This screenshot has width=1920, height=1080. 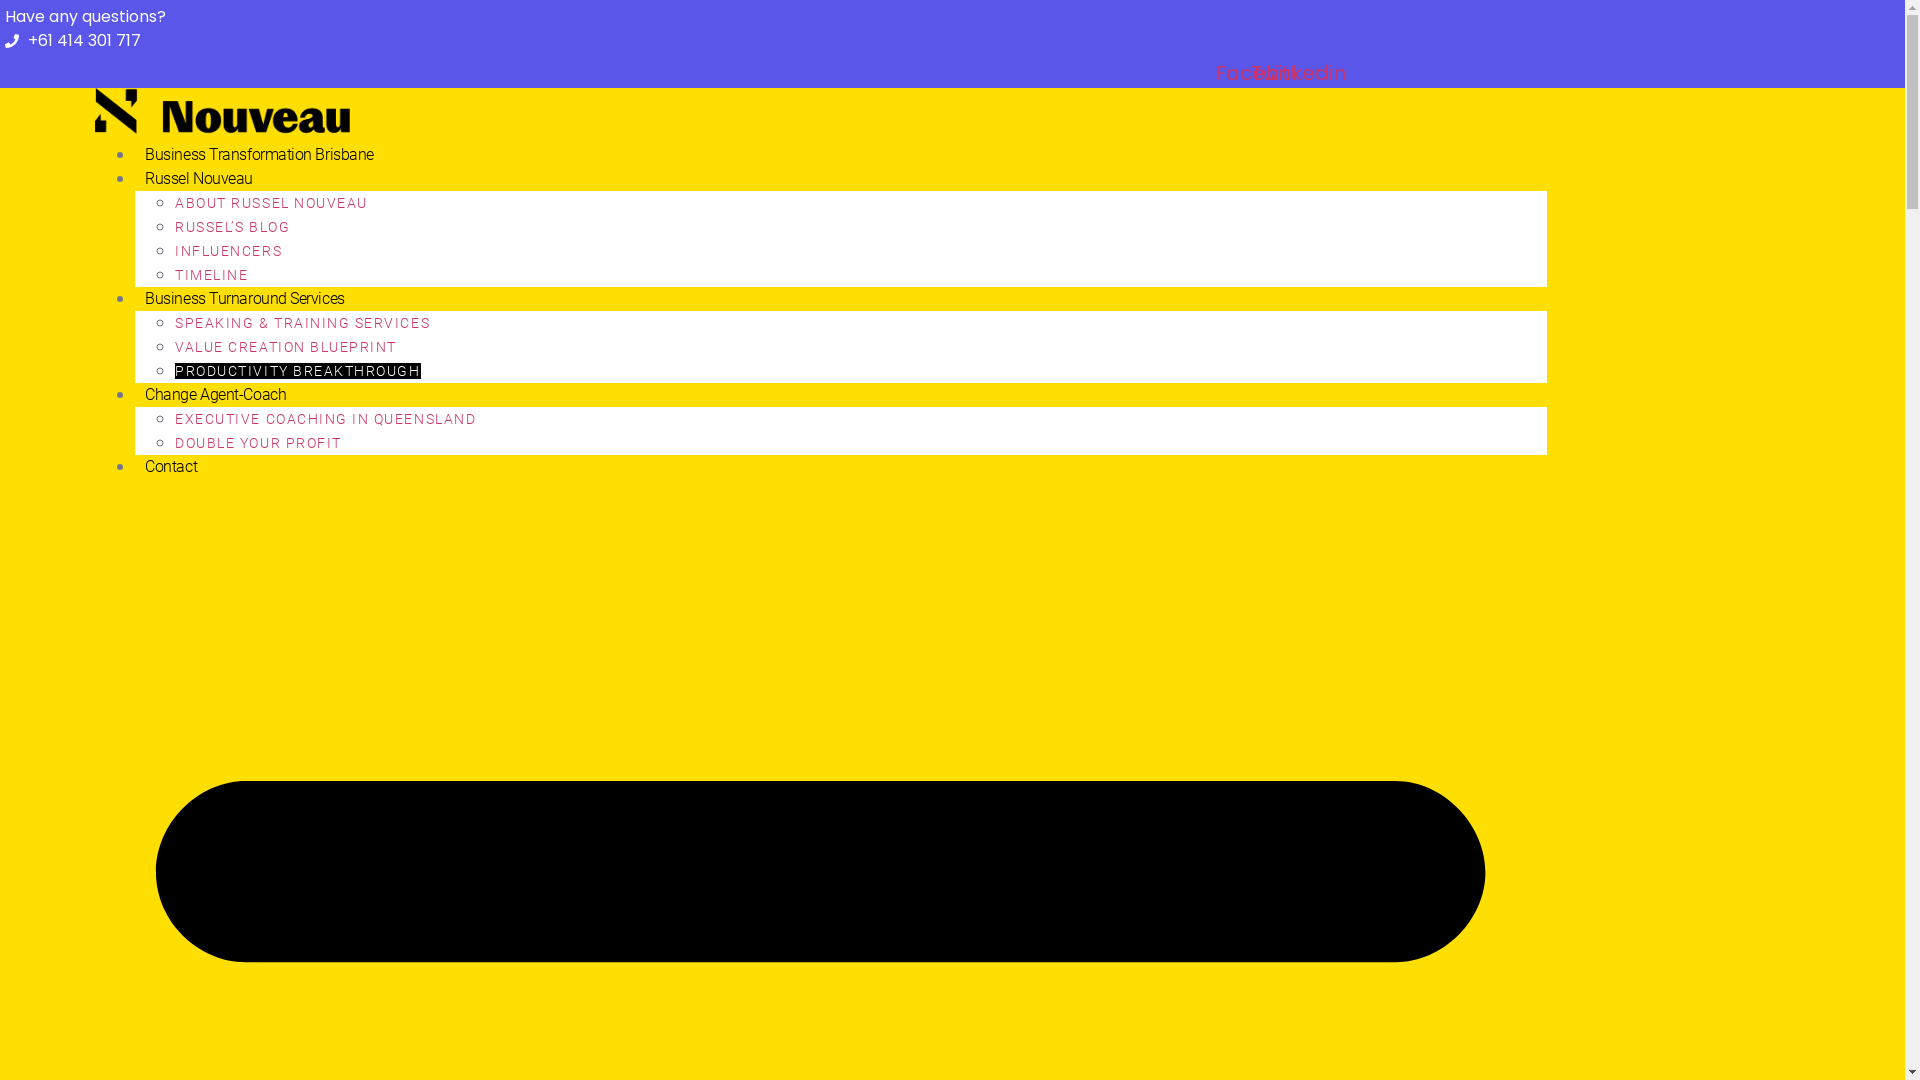 I want to click on 'Facebook', so click(x=1253, y=72).